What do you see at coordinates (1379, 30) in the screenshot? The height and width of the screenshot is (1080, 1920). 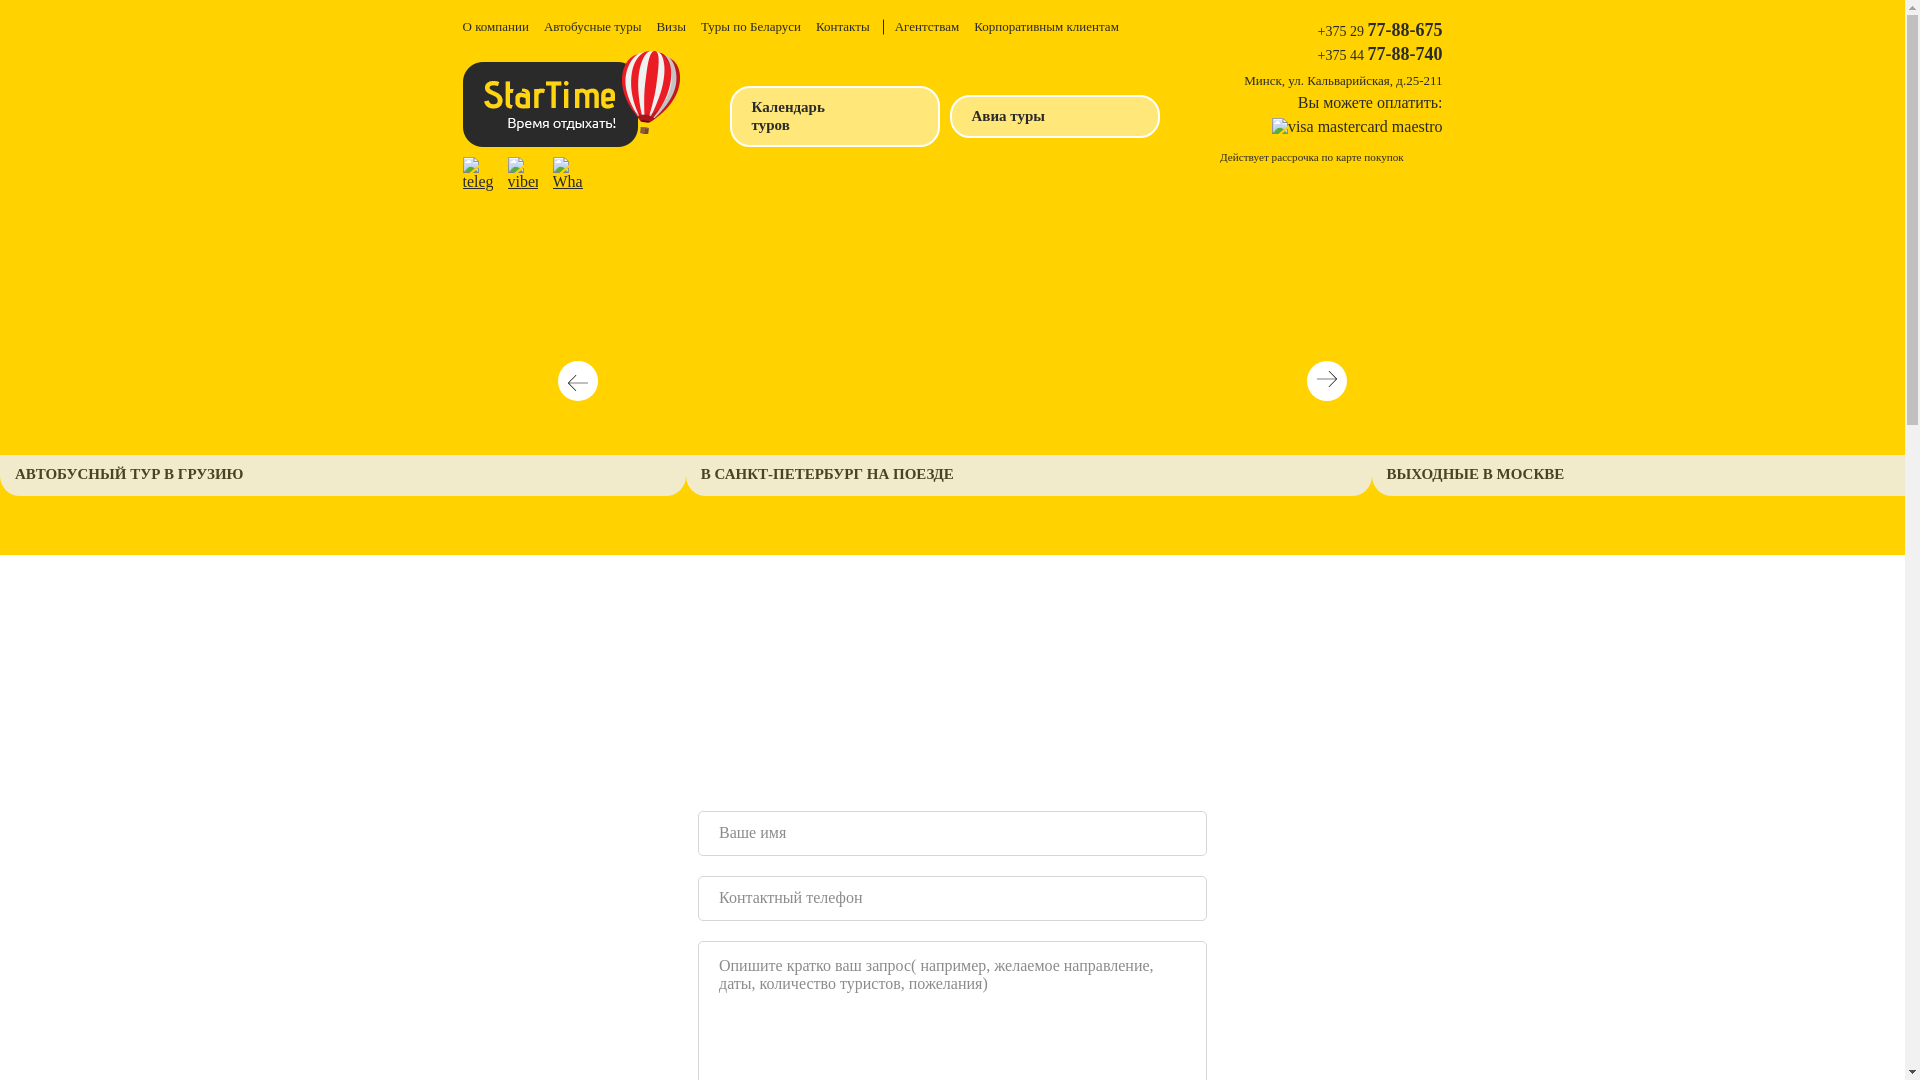 I see `'+375 29 77-88-675'` at bounding box center [1379, 30].